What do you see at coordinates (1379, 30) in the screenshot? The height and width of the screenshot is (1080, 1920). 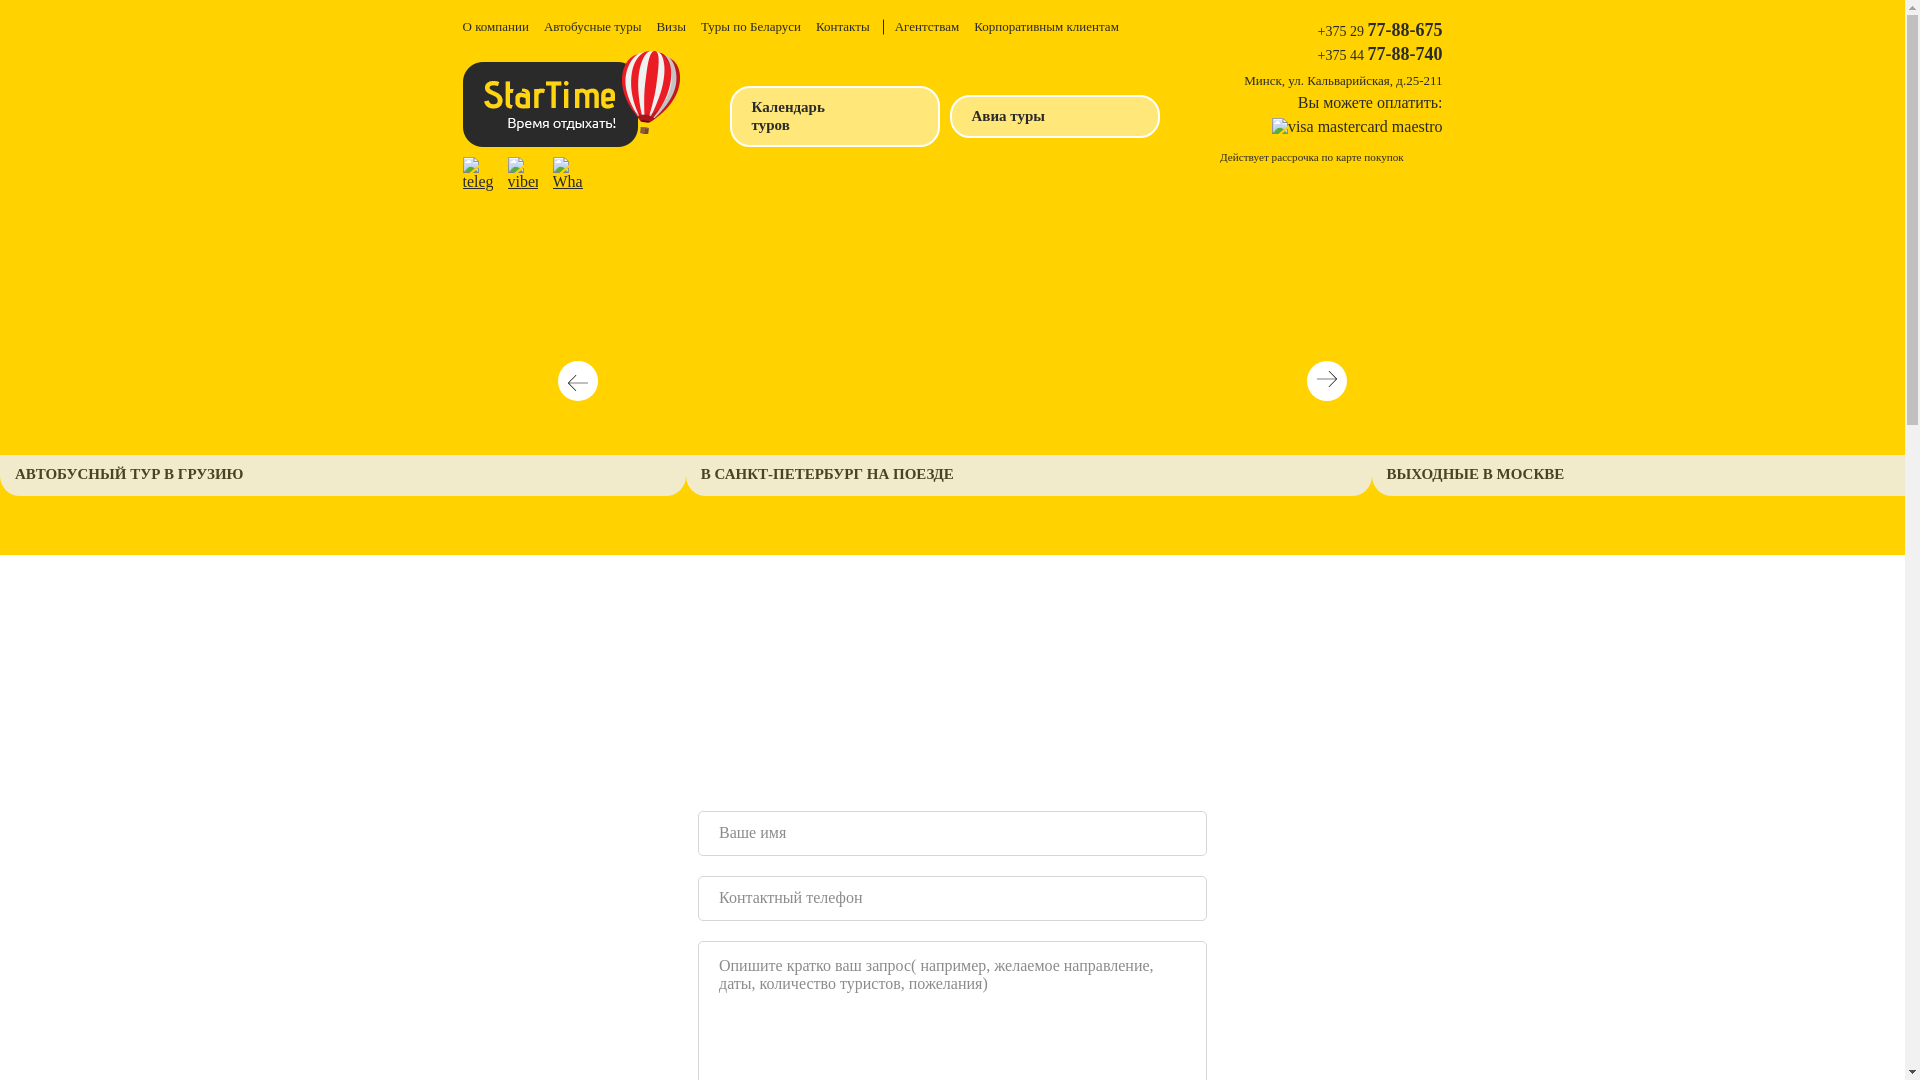 I see `'+375 29 77-88-675'` at bounding box center [1379, 30].